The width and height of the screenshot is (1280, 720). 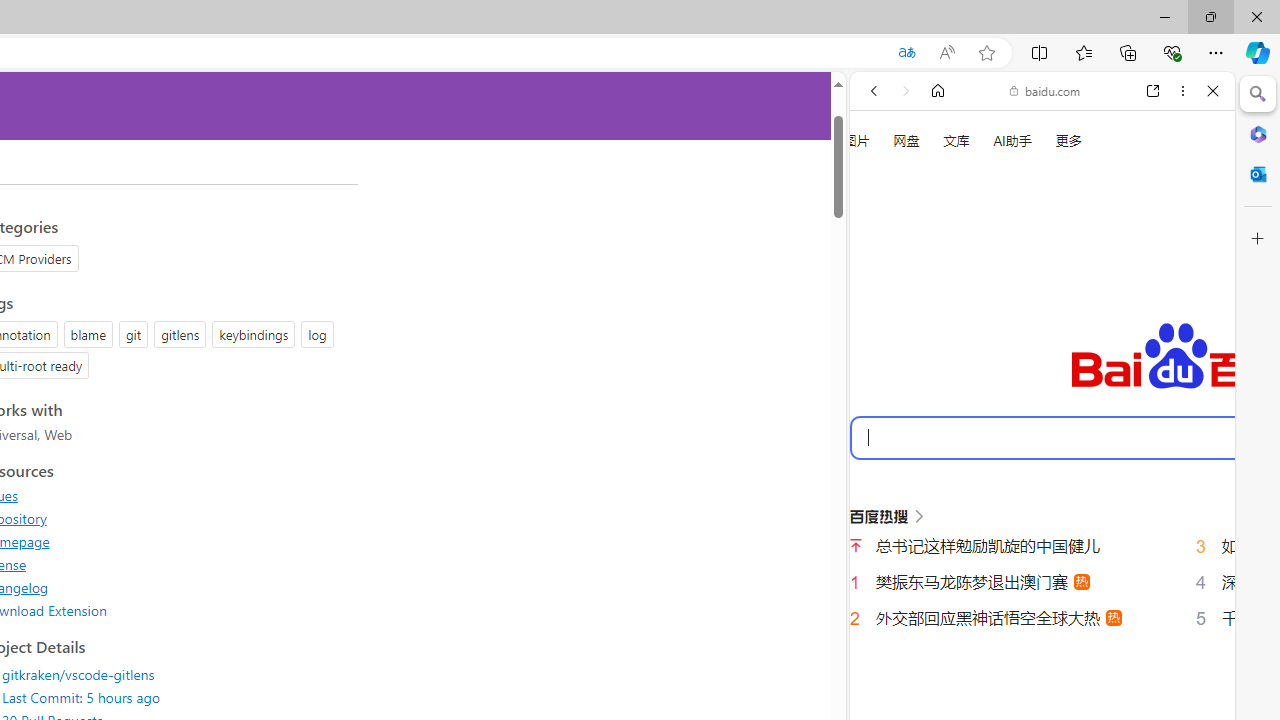 I want to click on 'Search Filter, Search Tools', so click(x=1092, y=338).